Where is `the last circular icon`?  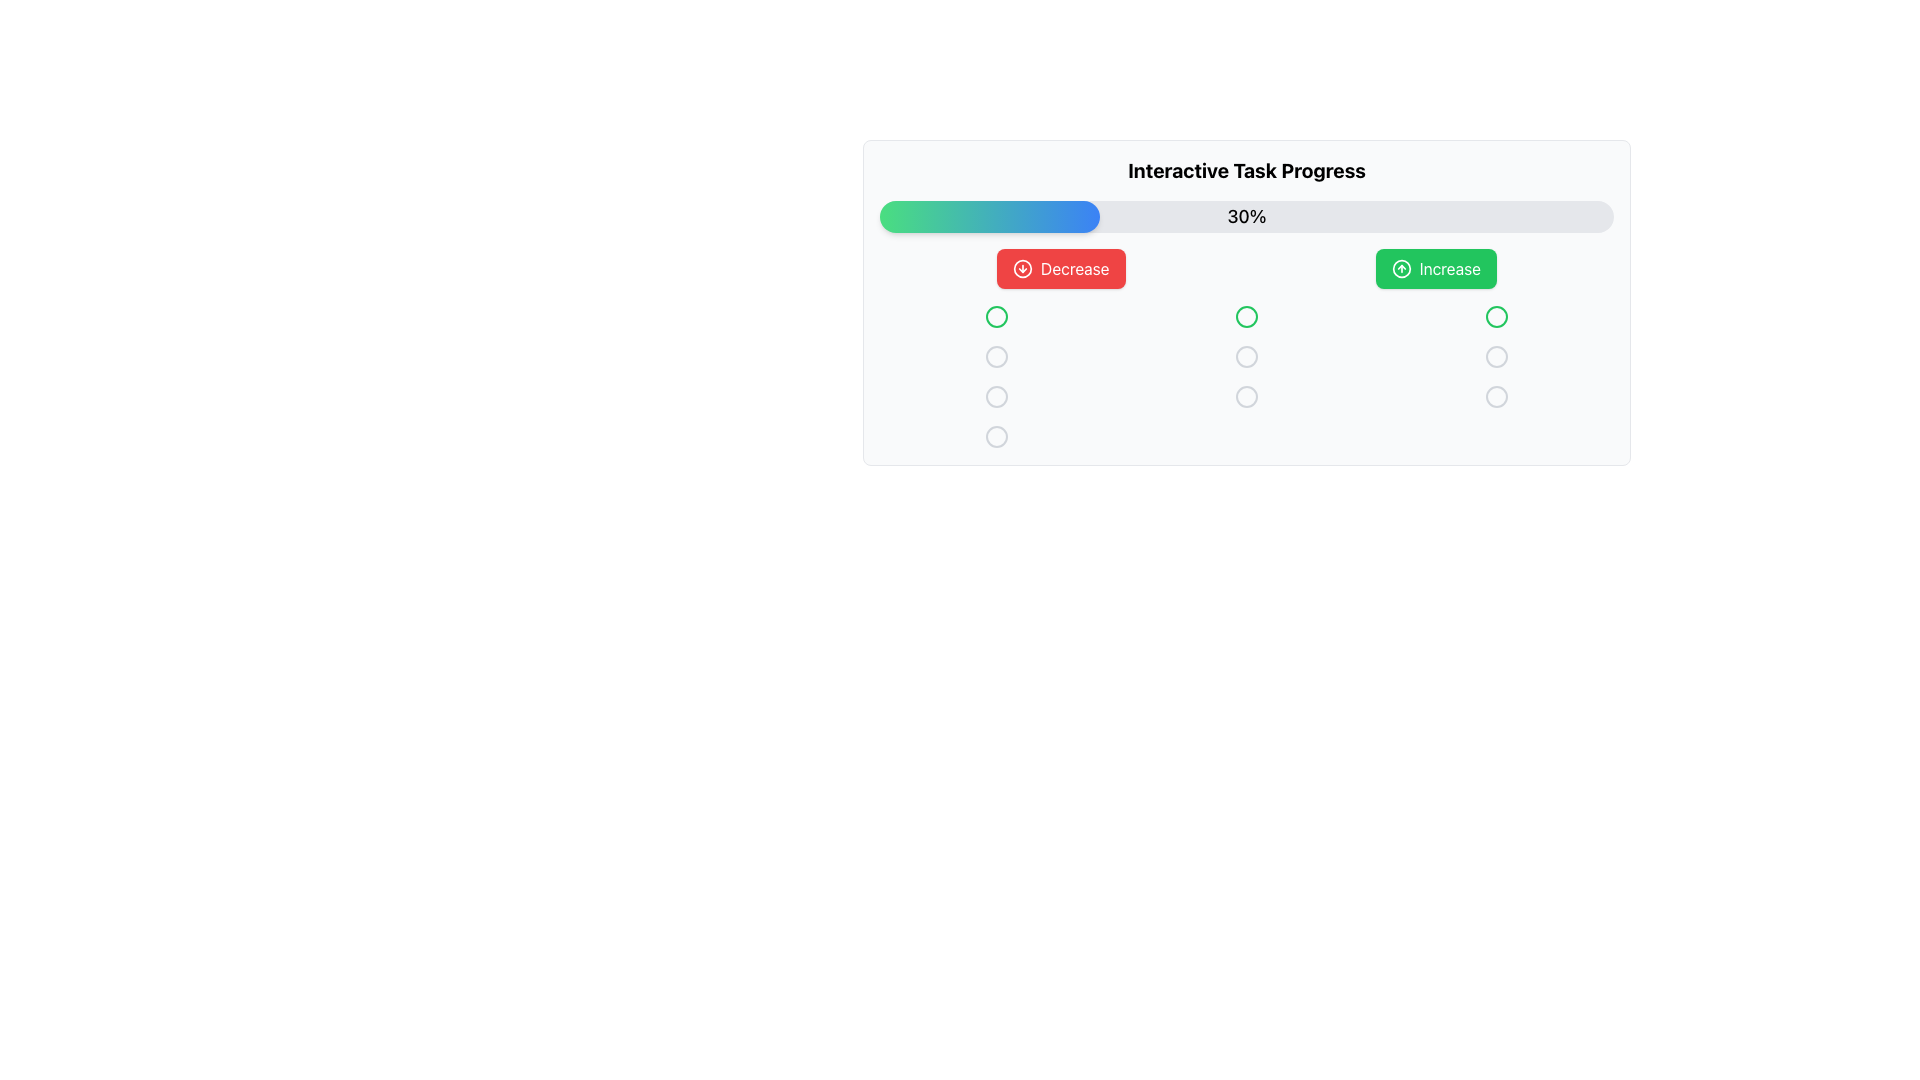 the last circular icon is located at coordinates (1497, 397).